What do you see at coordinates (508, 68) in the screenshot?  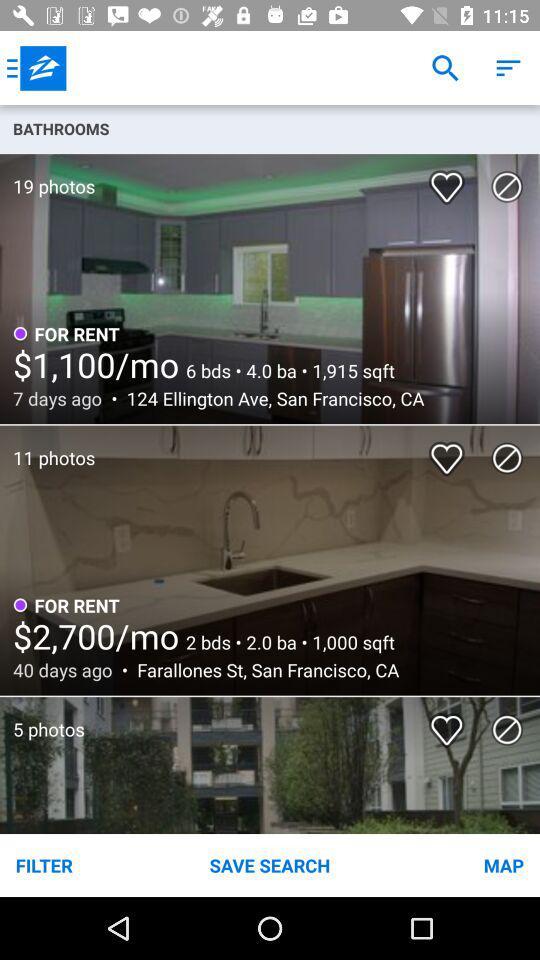 I see `the icon above the bathrooms icon` at bounding box center [508, 68].